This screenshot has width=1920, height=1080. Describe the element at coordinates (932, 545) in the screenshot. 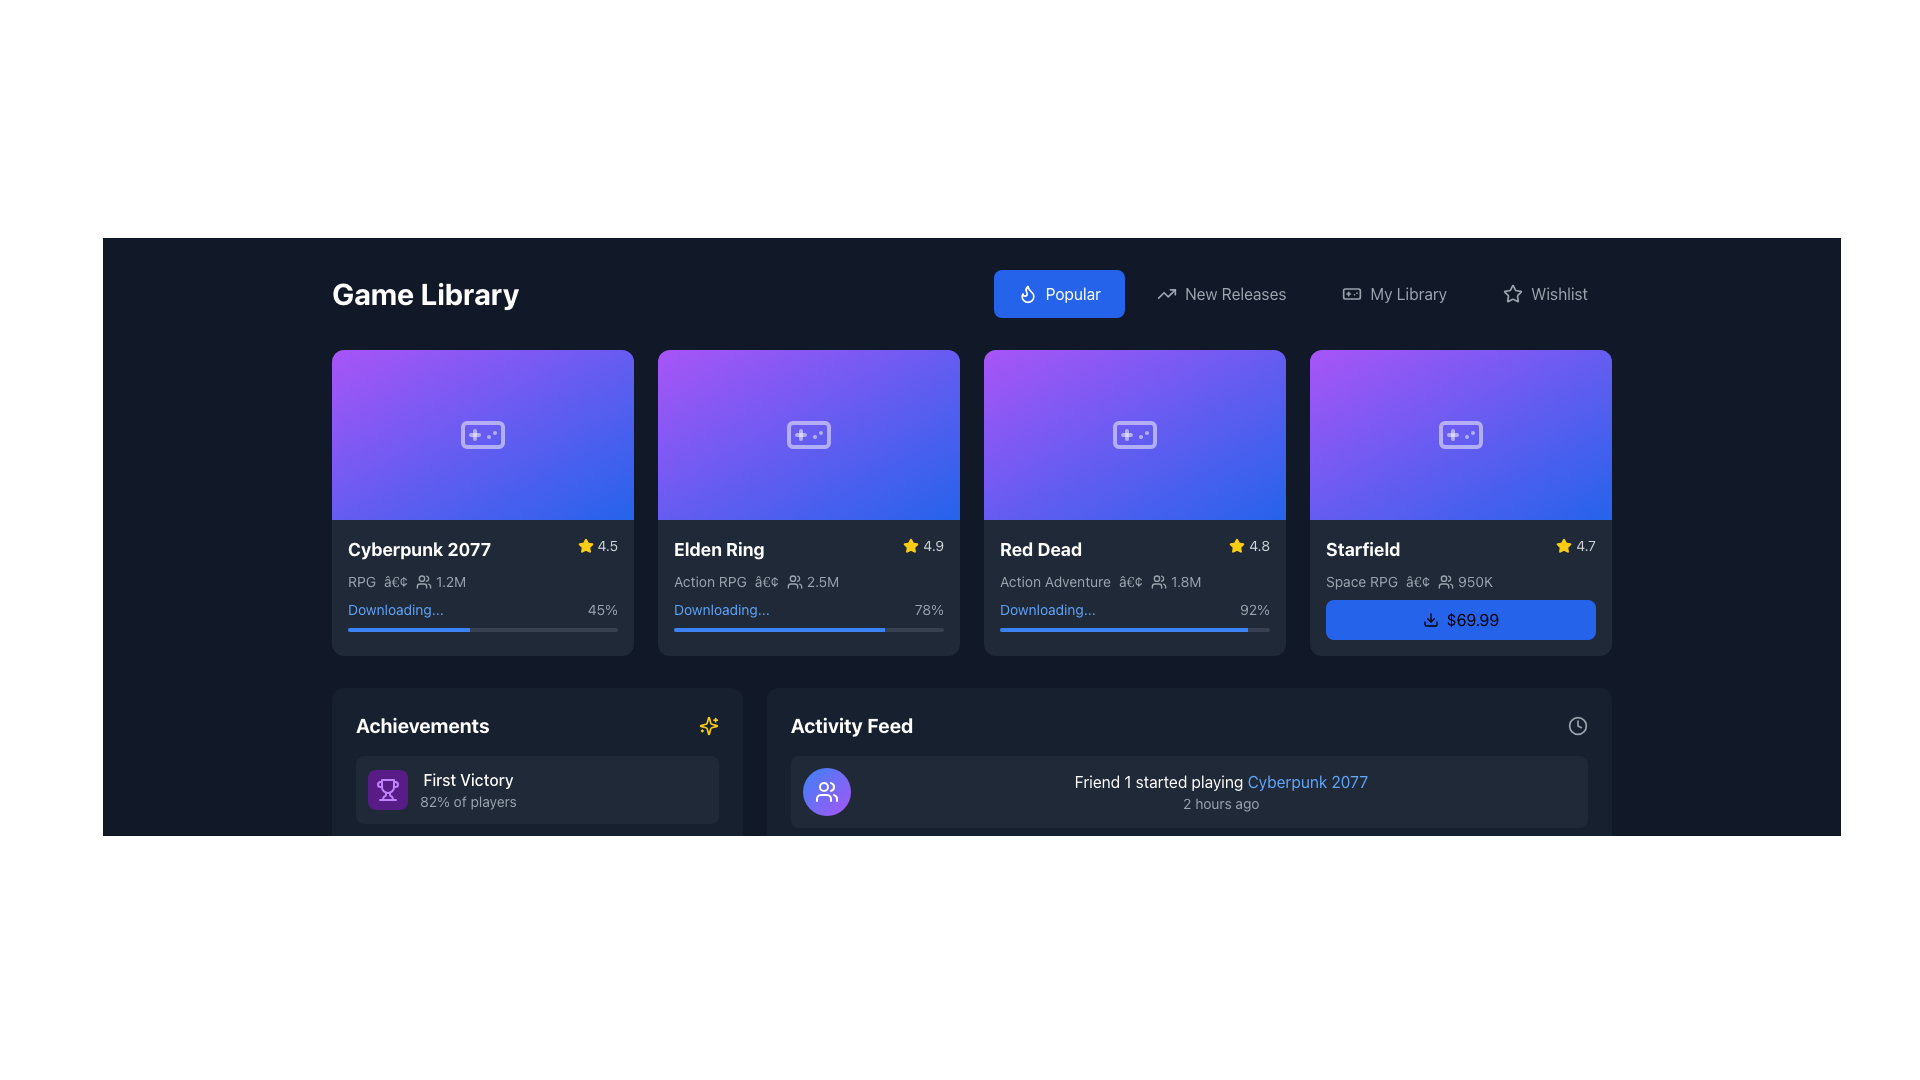

I see `the numeric label displaying '4.9' in gray color, located to the right of the star icon in the rating section of the 'Elden Ring' game card` at that location.